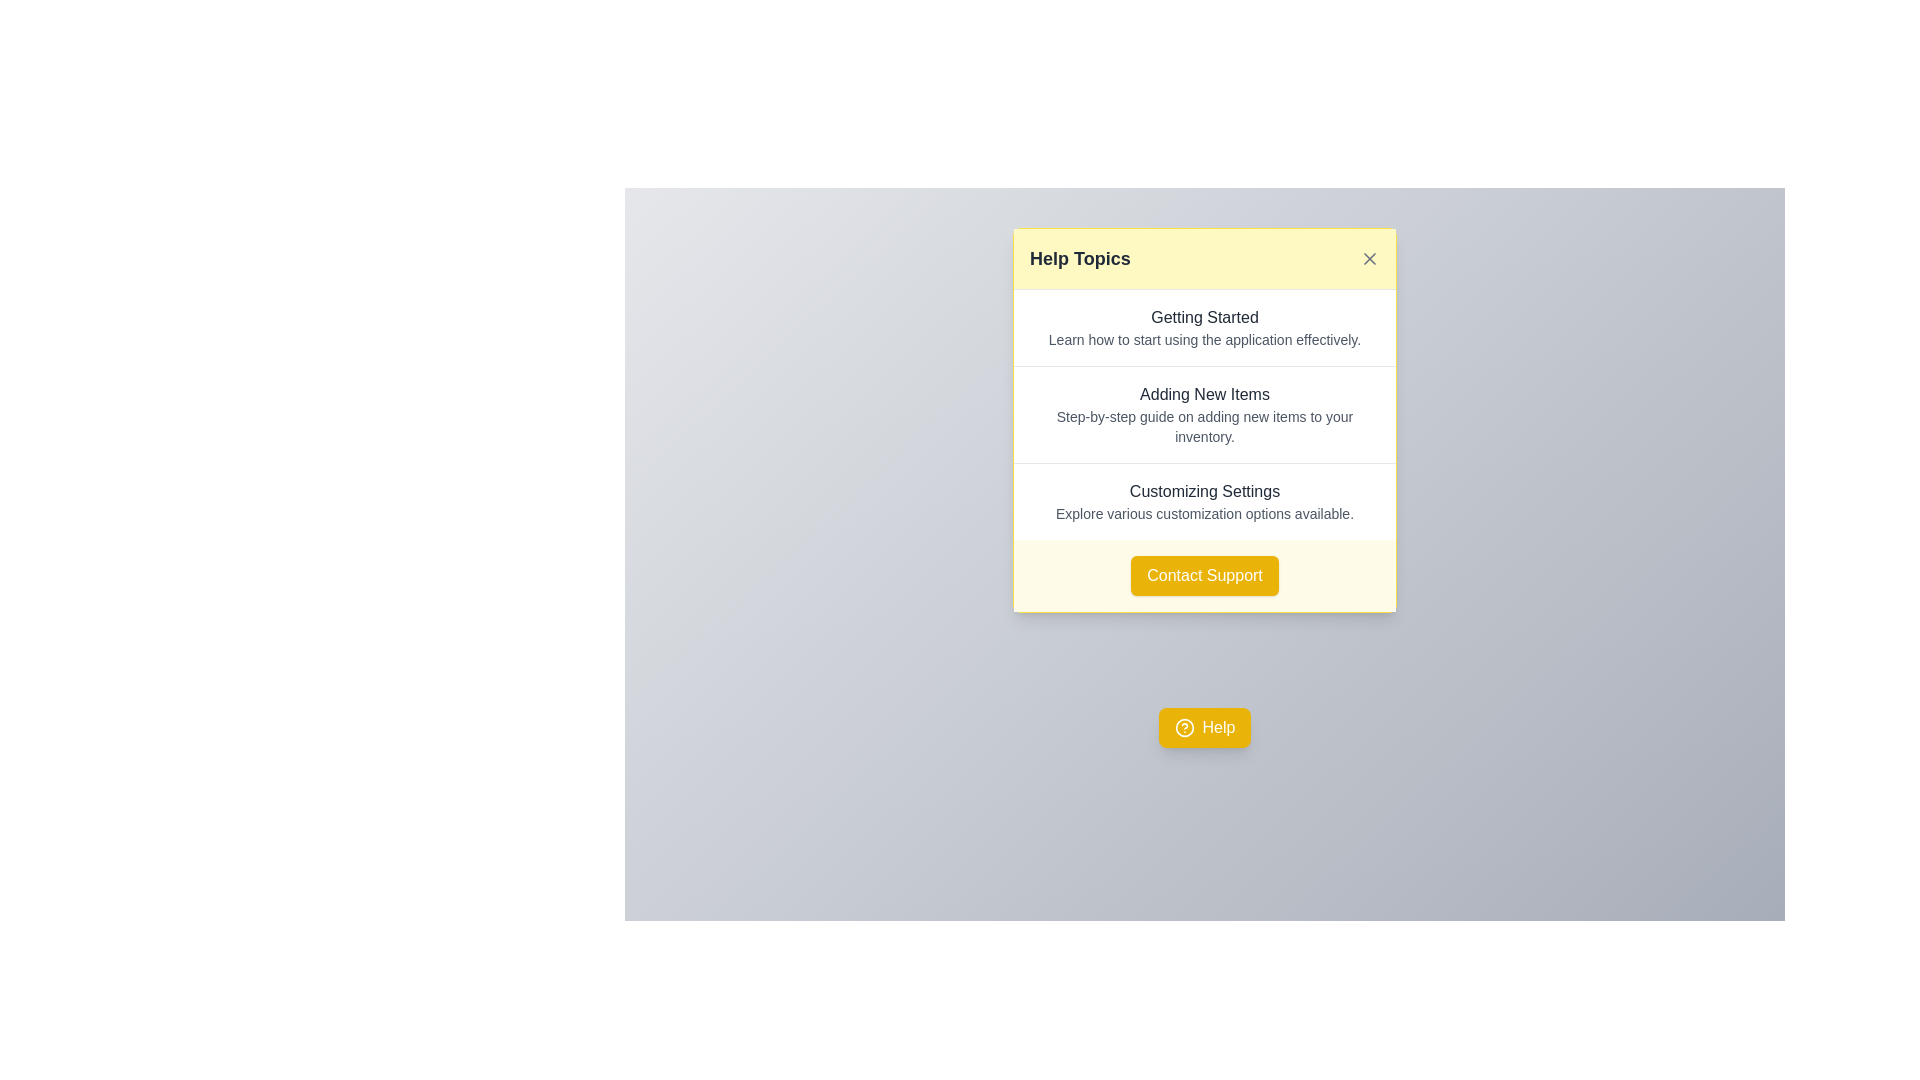 The image size is (1920, 1080). What do you see at coordinates (1368, 257) in the screenshot?
I see `the close button located at the top-right corner of the yellow header in the modal dialog containing help topics` at bounding box center [1368, 257].